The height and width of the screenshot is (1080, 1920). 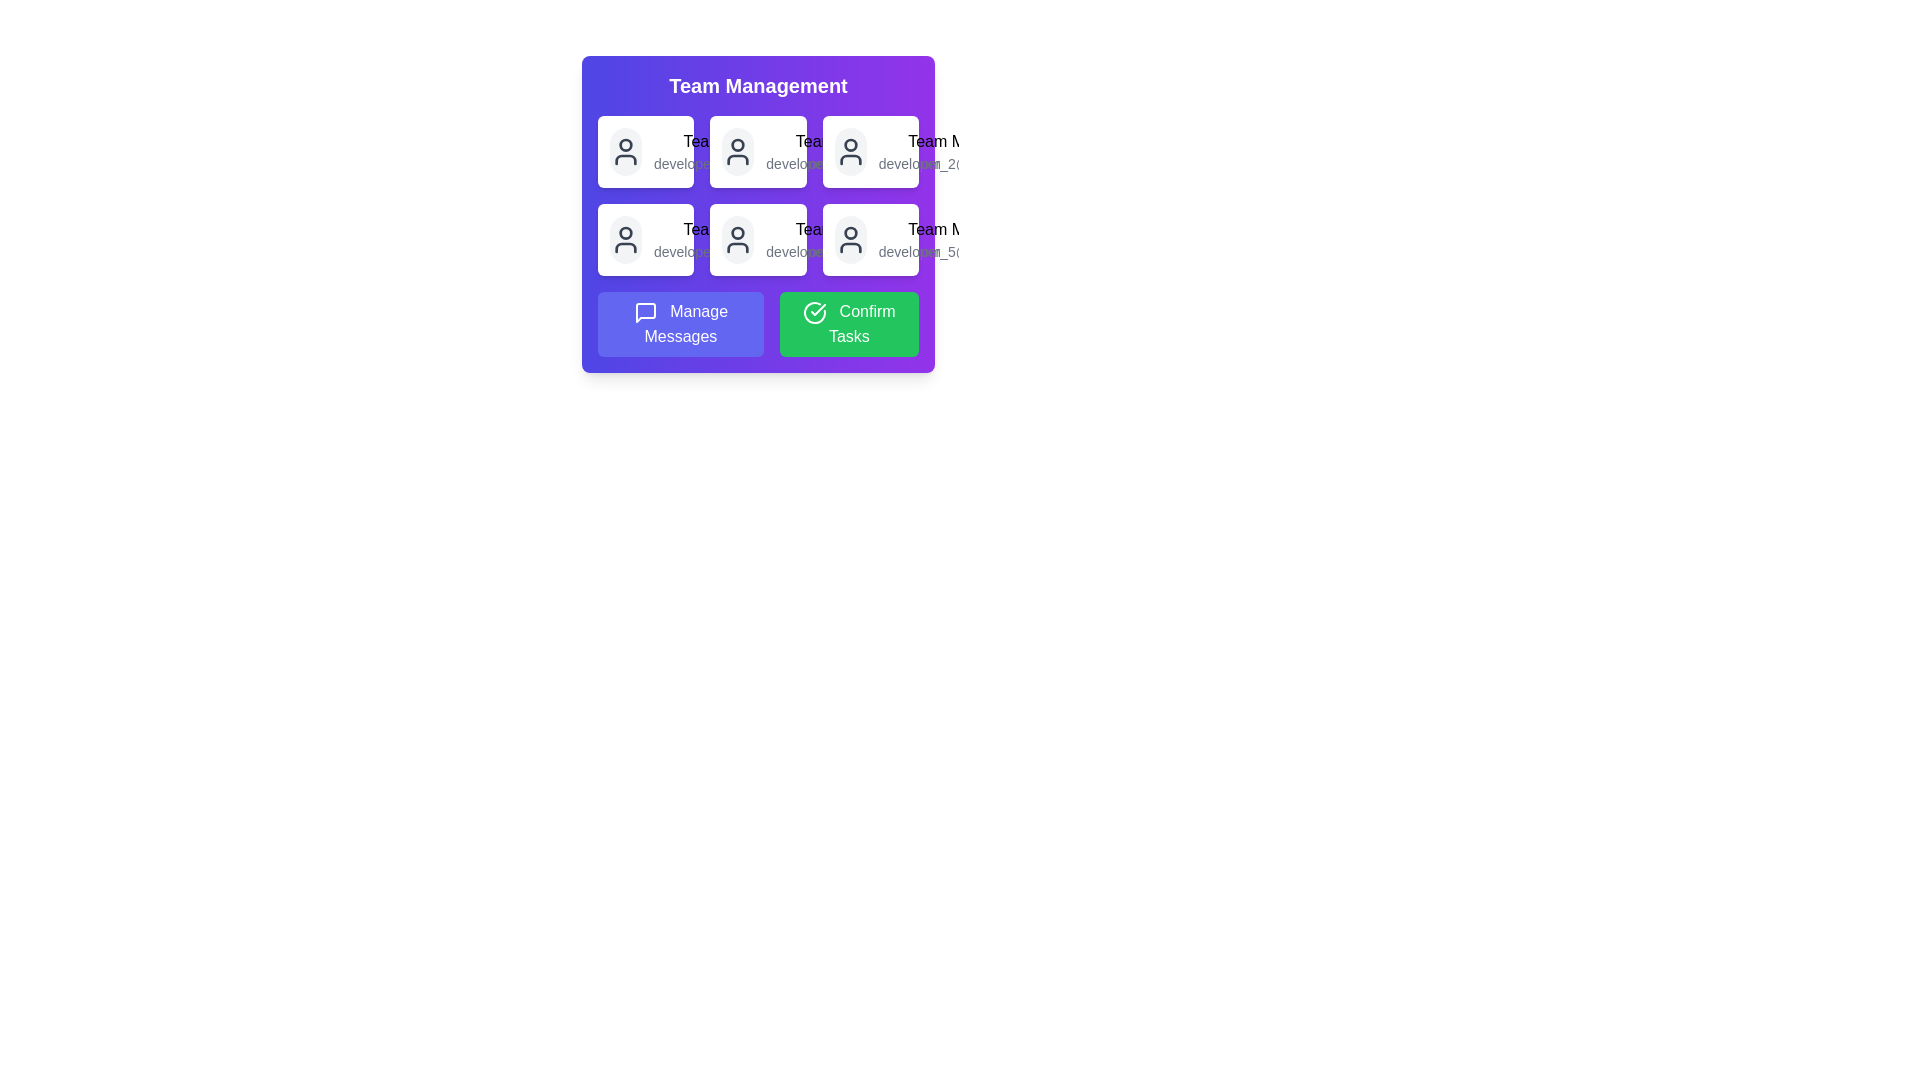 I want to click on the interactive card containing the text display field for a team member's name and email, so click(x=740, y=150).